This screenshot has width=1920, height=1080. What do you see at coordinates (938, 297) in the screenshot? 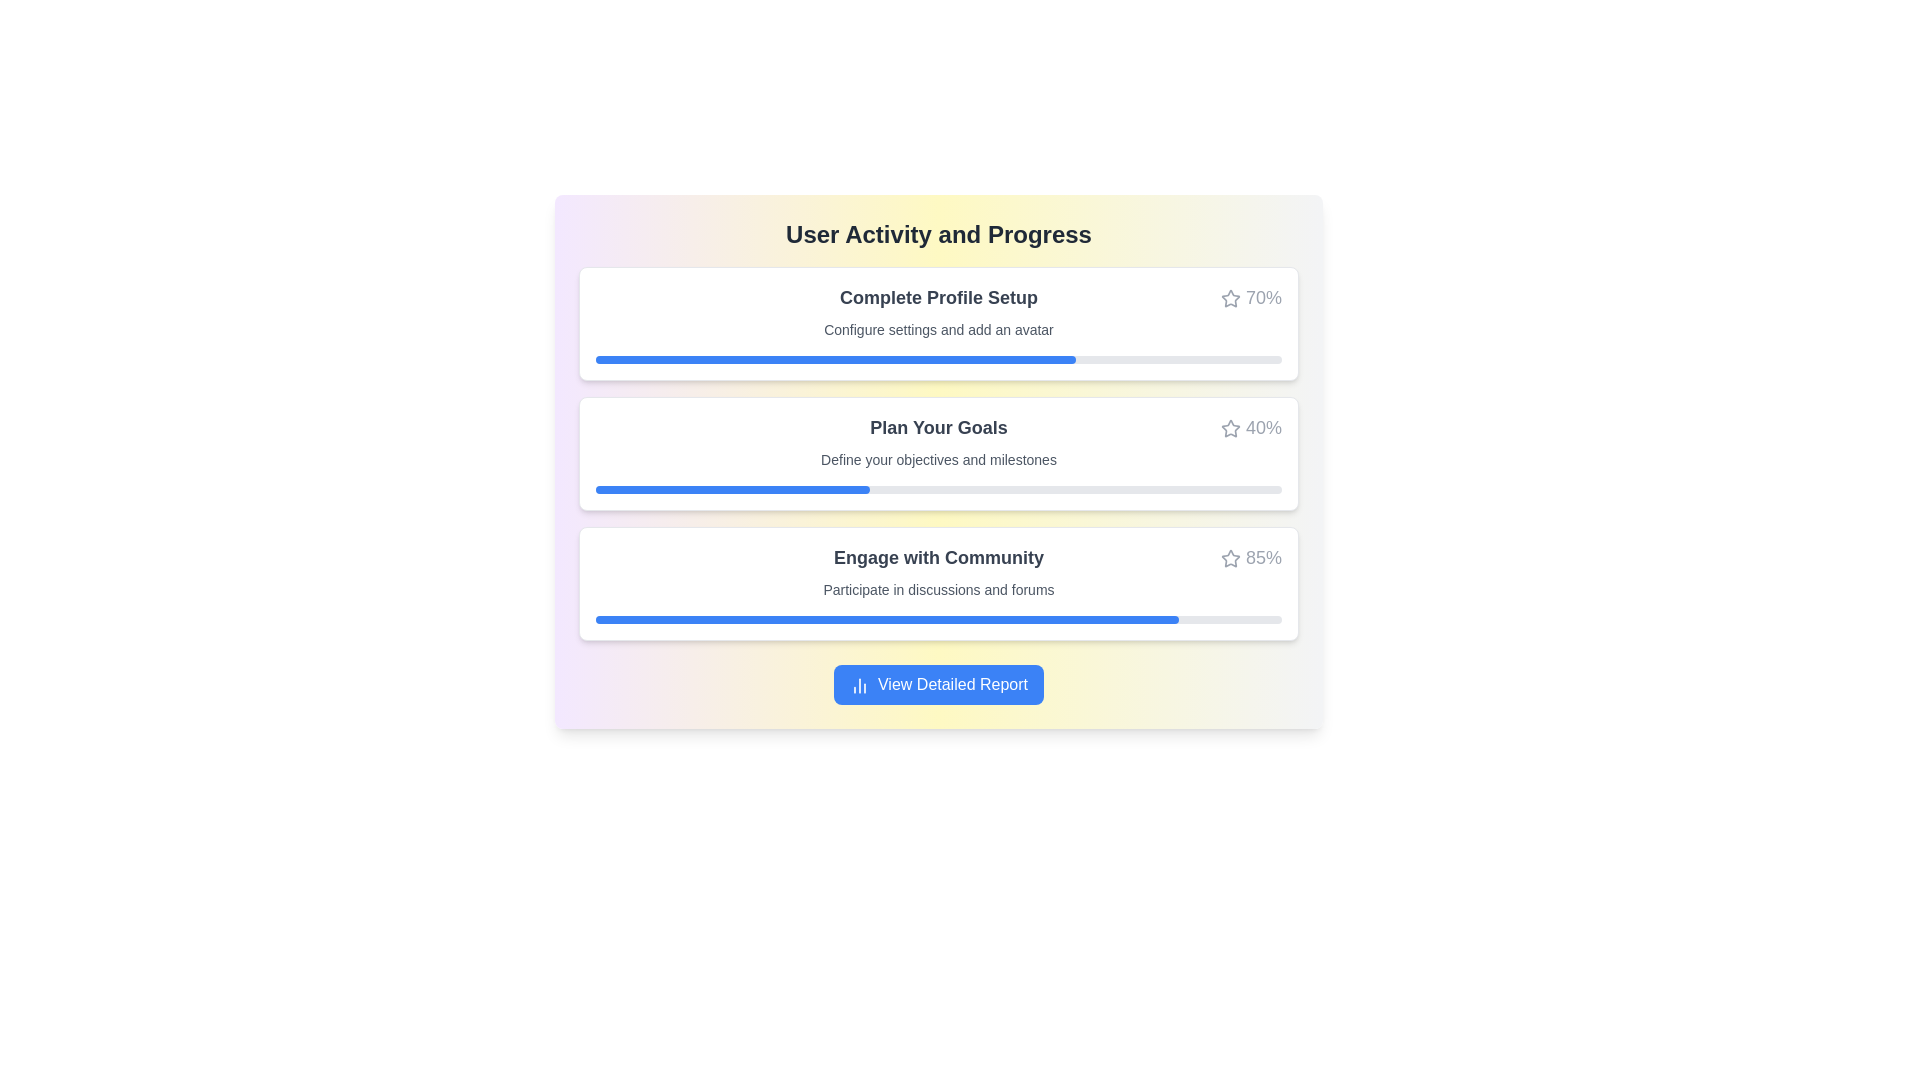
I see `the bold text label 'Complete Profile Setup' located at the top of the card-like structure, which is styled to emphasize importance` at bounding box center [938, 297].